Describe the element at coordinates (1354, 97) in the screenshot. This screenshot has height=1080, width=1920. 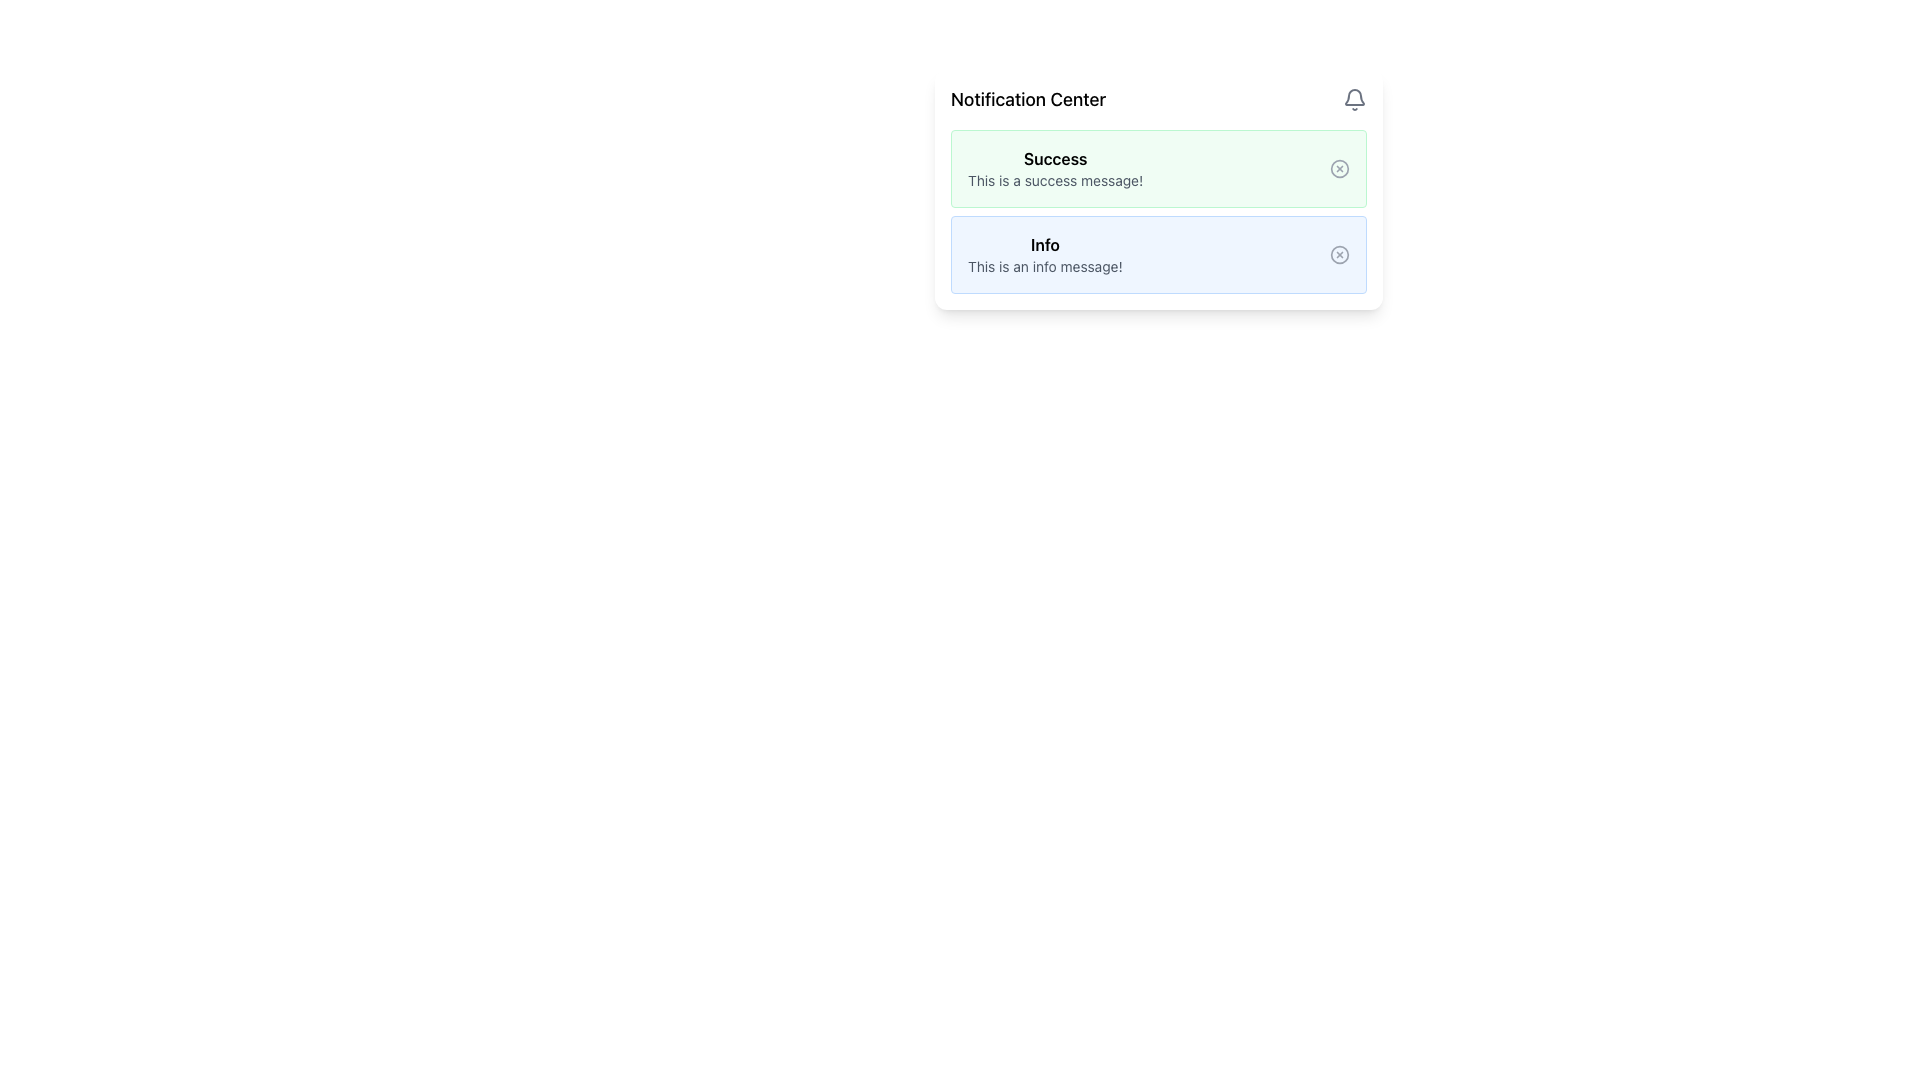
I see `the bell icon located in the top-right corner of the interface` at that location.